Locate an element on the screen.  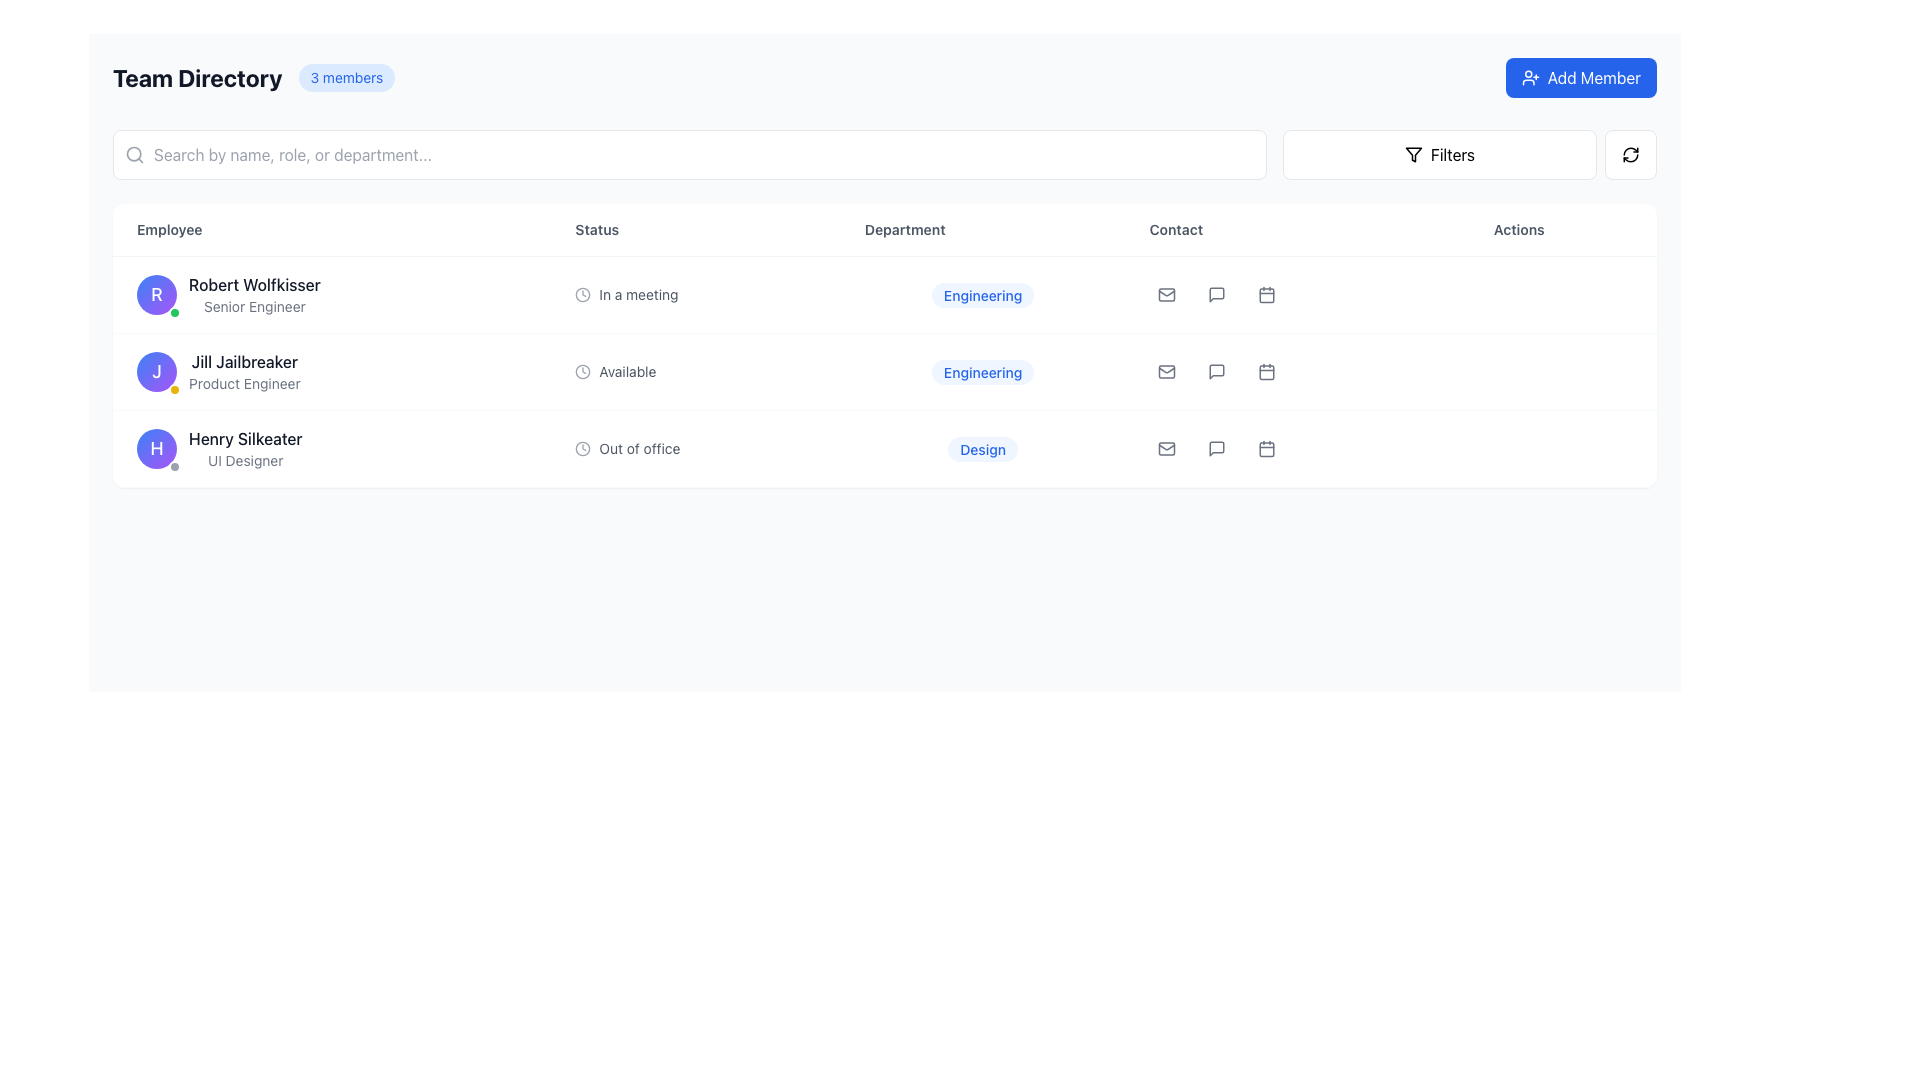
the envelope icon located is located at coordinates (1166, 371).